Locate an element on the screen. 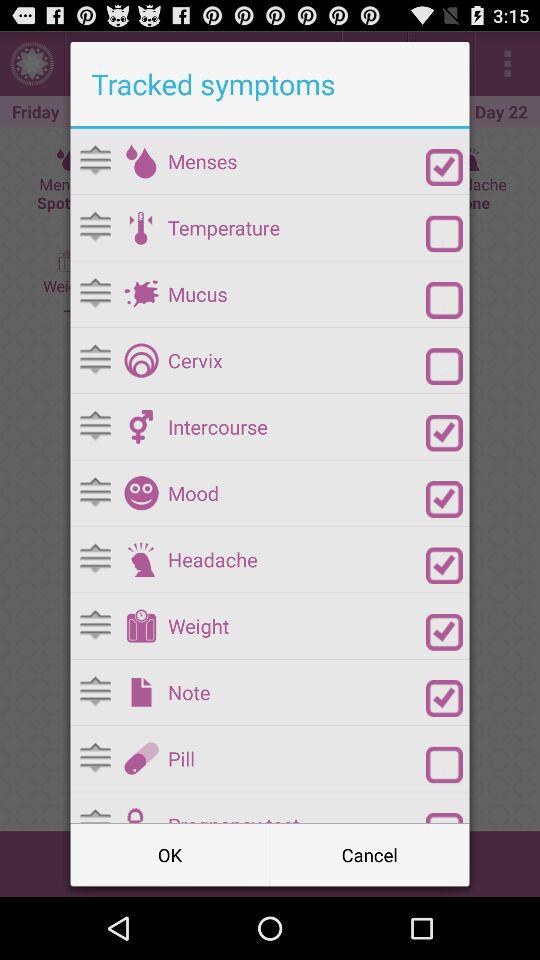 The width and height of the screenshot is (540, 960). headache is located at coordinates (444, 565).